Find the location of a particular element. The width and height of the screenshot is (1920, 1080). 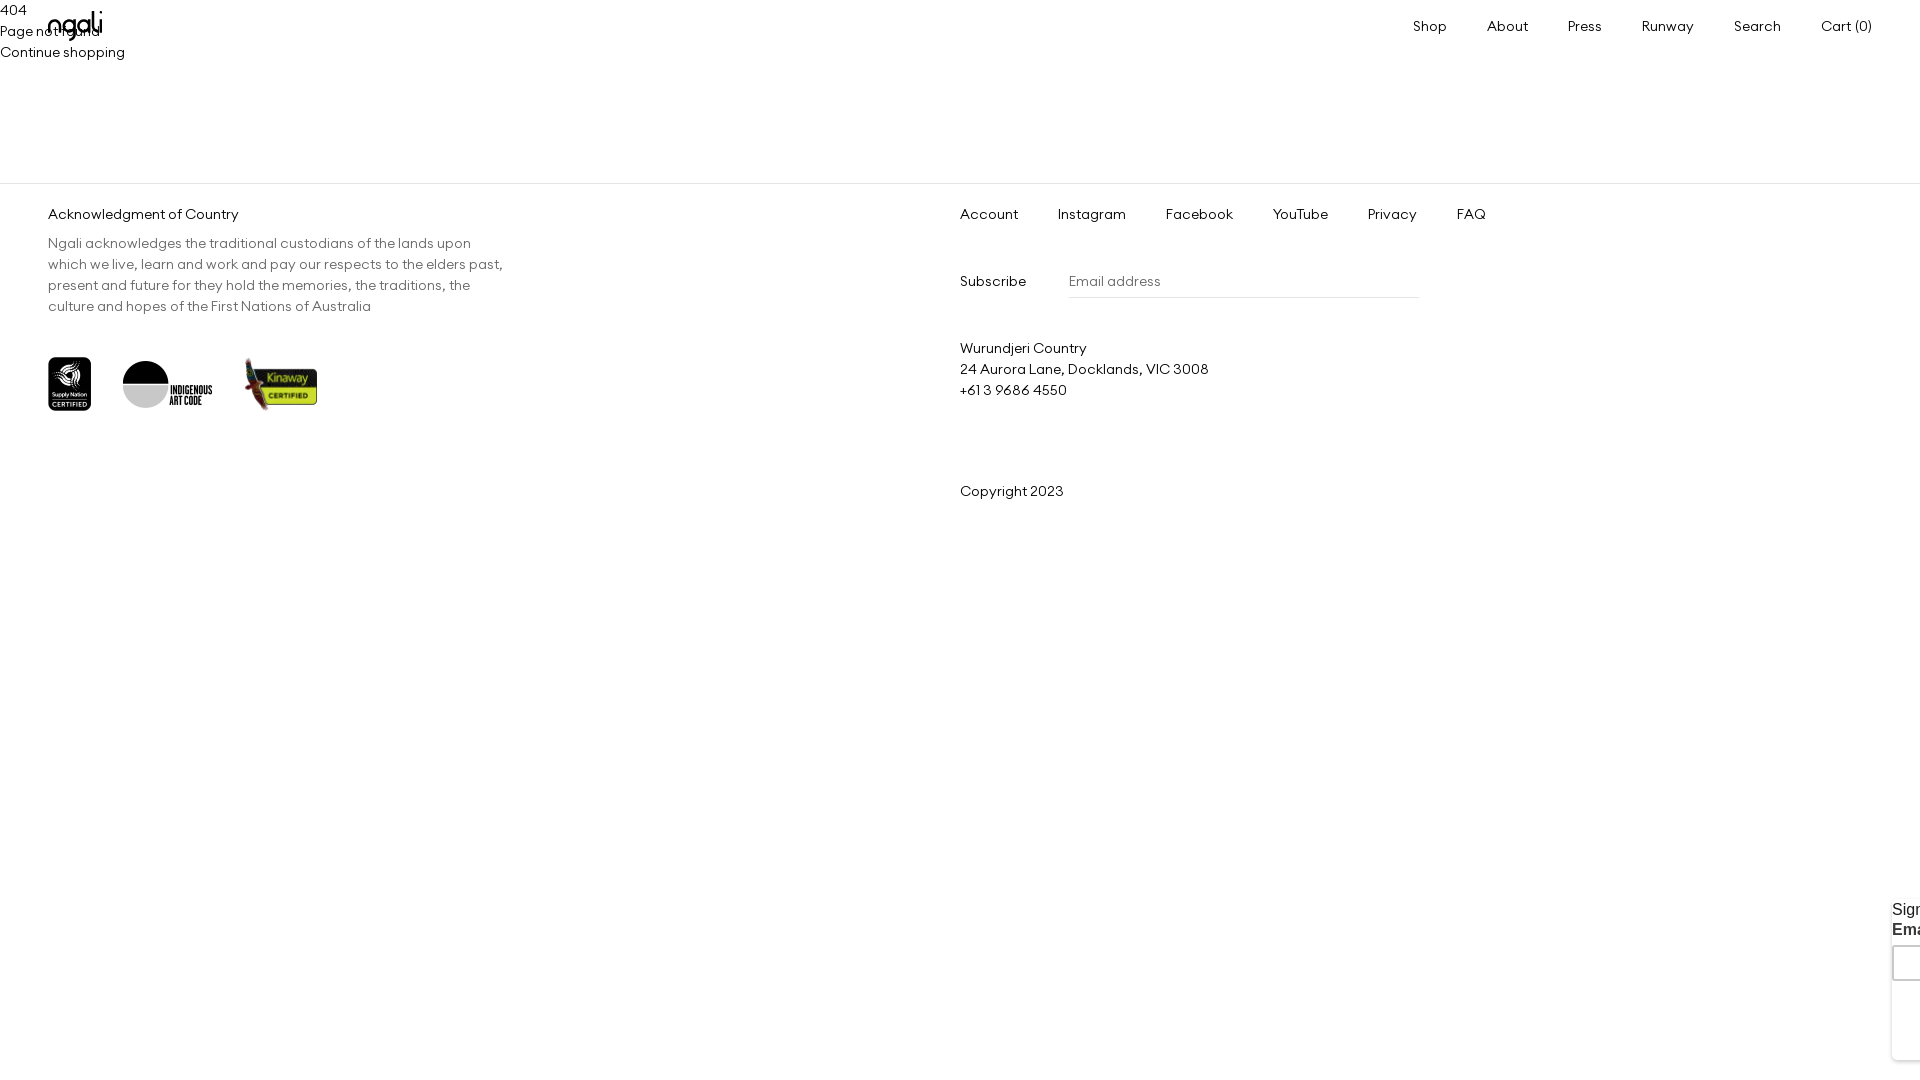

'Continue shopping' is located at coordinates (62, 50).